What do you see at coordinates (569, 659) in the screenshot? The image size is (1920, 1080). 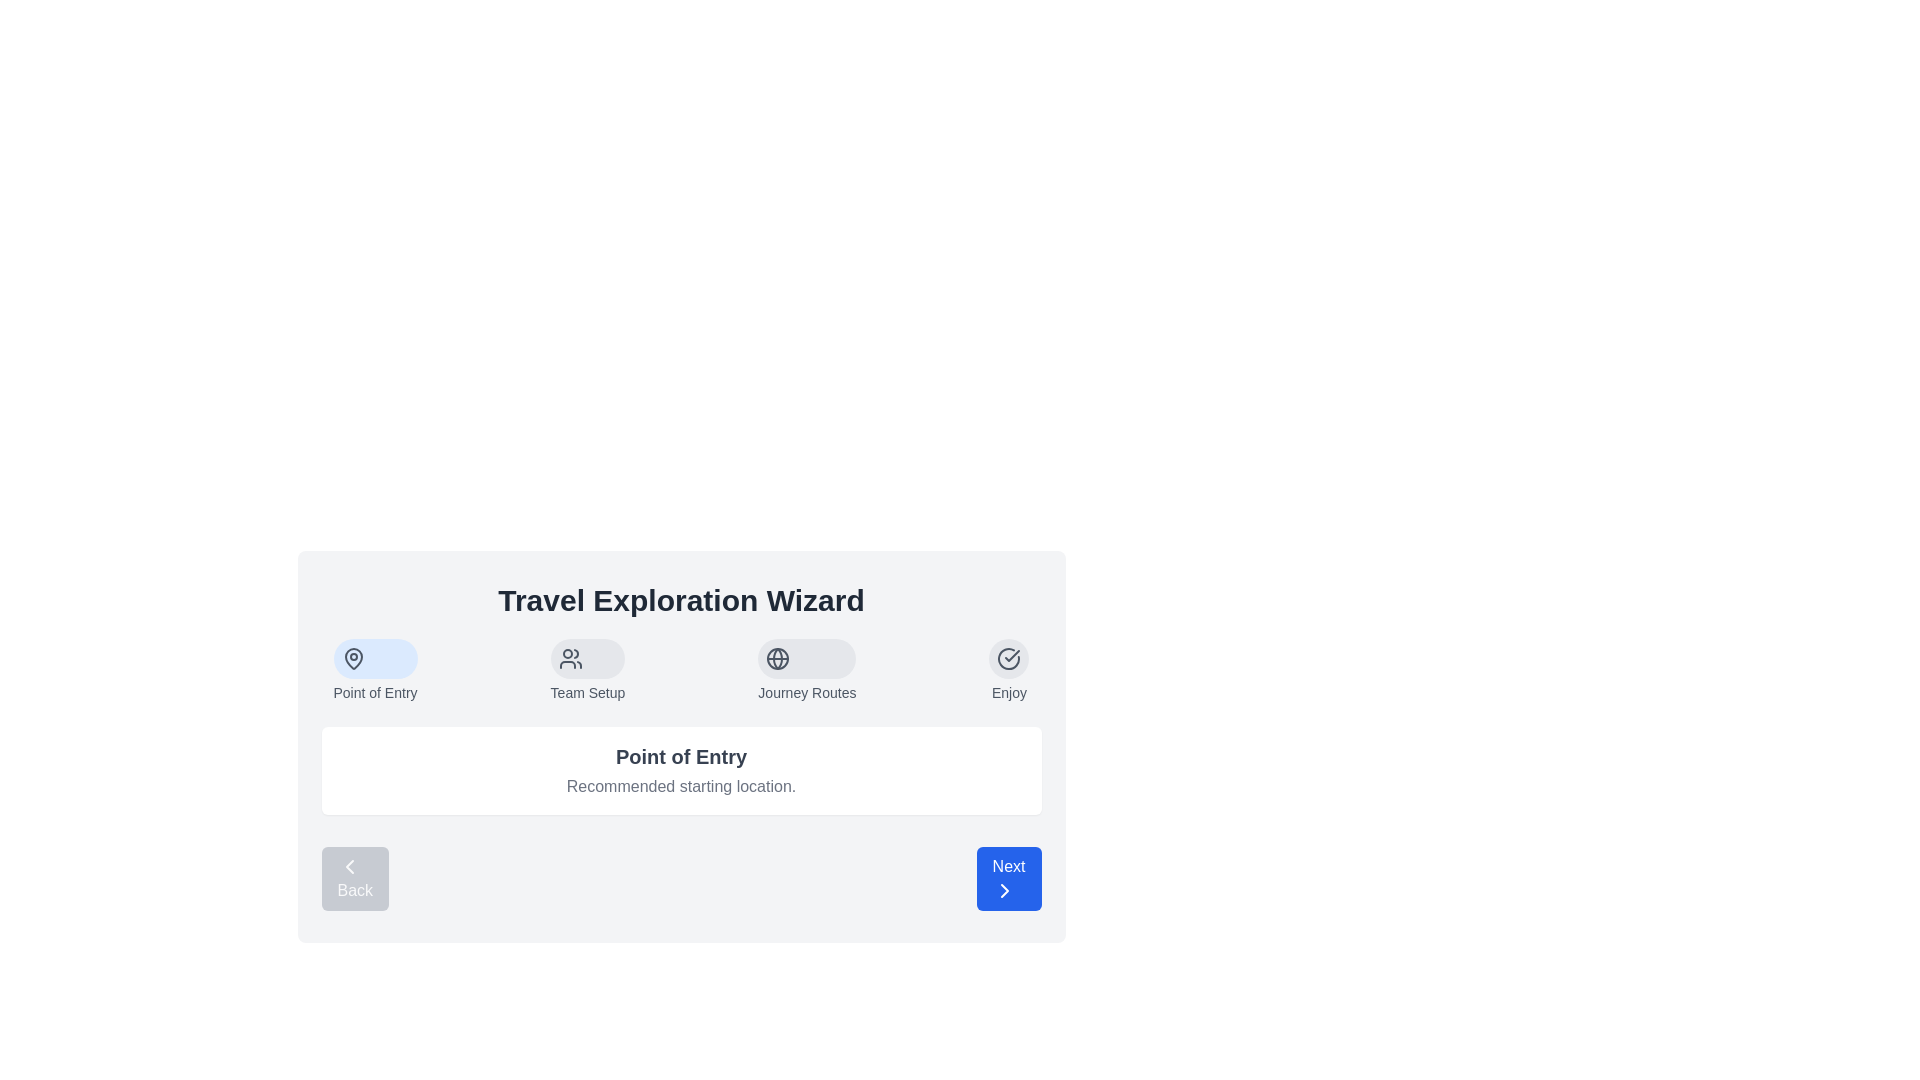 I see `the group of people icon in the 'Team Setup' section of the travel wizard interface` at bounding box center [569, 659].